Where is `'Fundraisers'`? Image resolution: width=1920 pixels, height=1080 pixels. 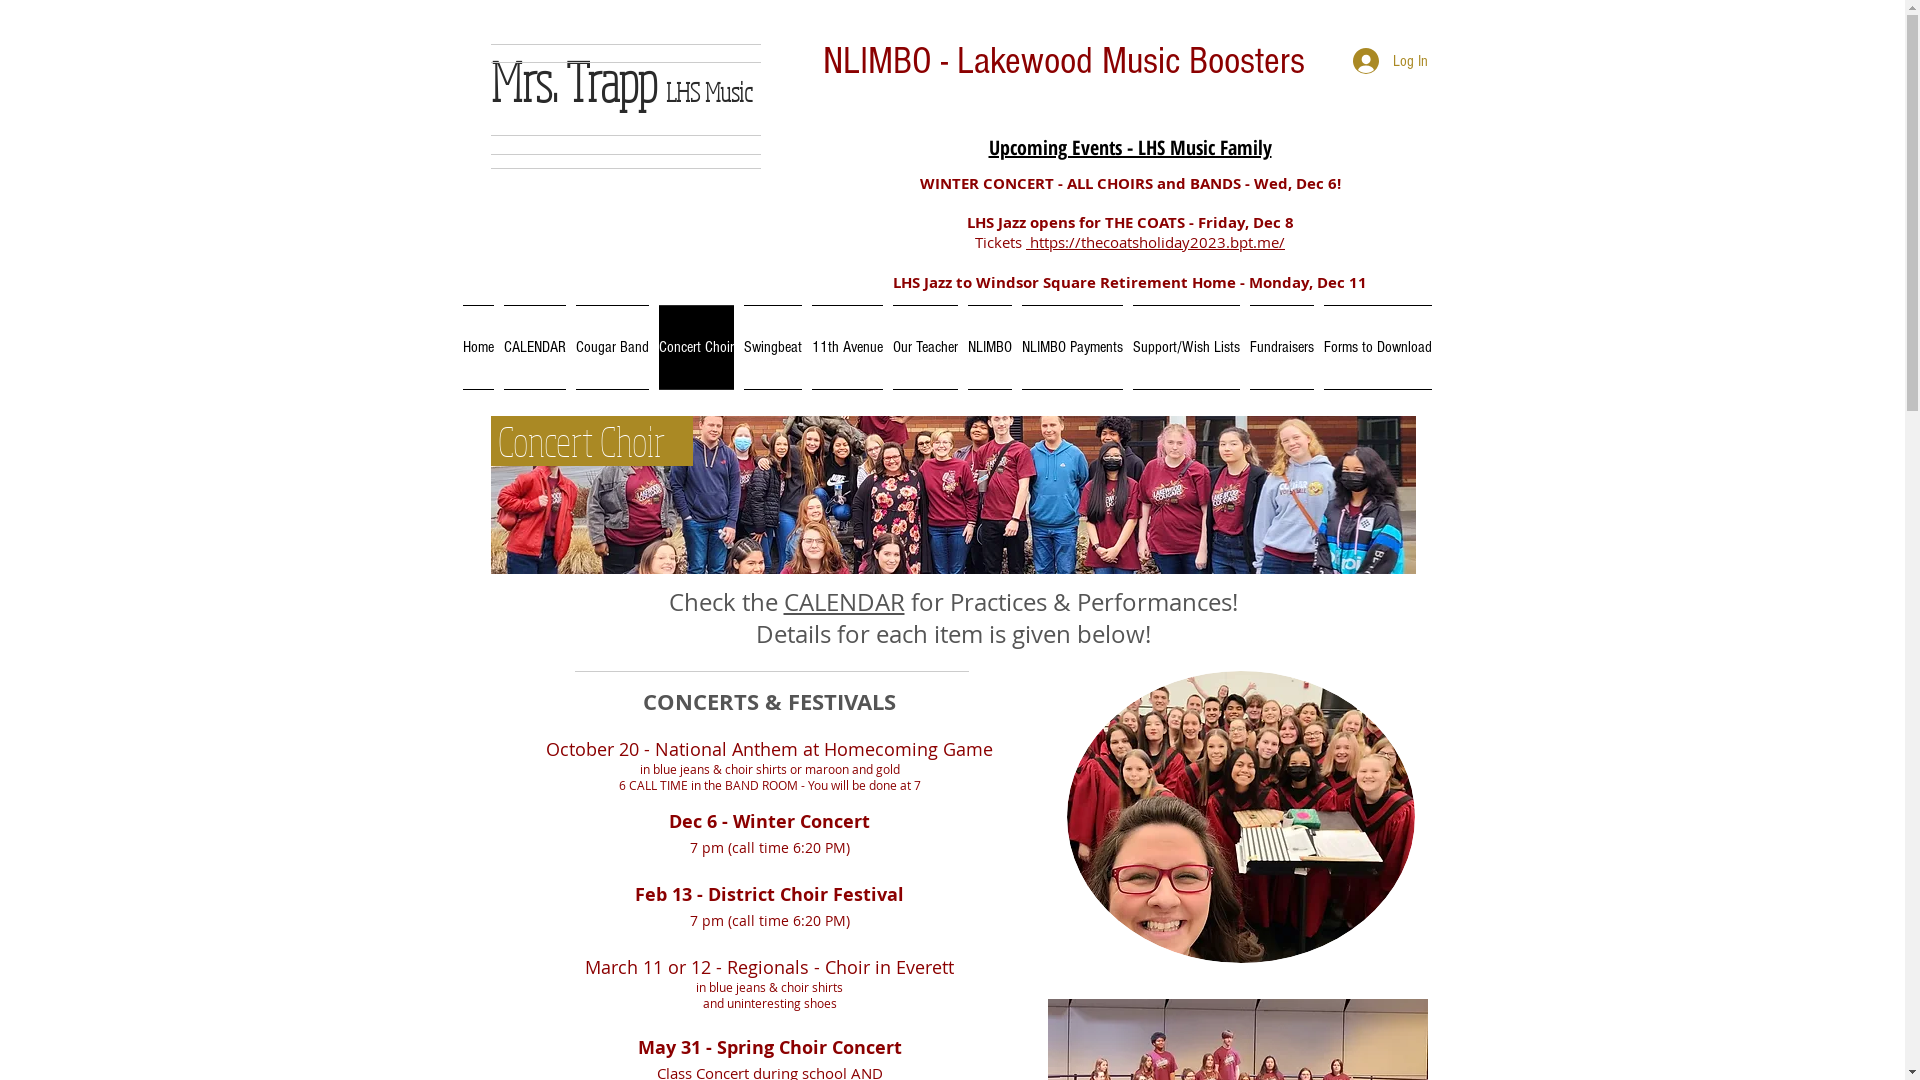
'Fundraisers' is located at coordinates (1281, 346).